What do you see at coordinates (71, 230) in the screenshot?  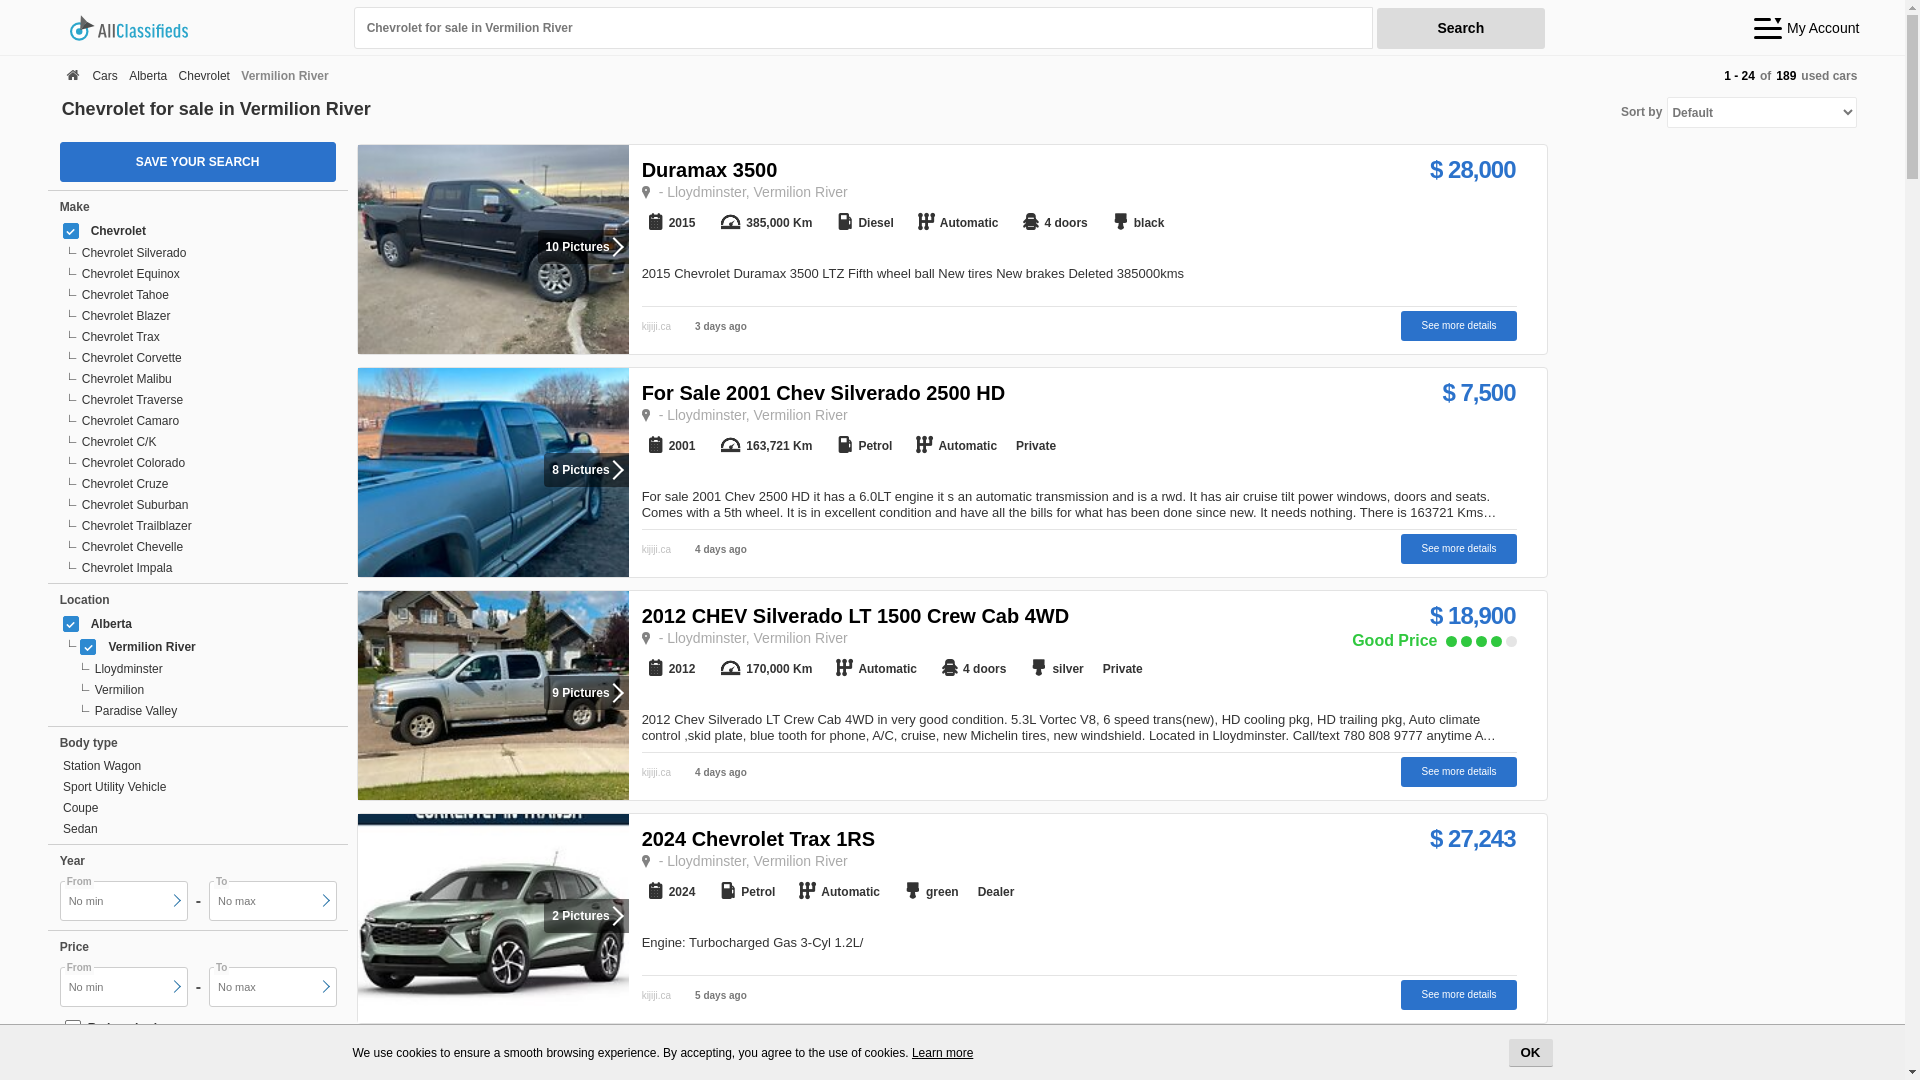 I see `'on'` at bounding box center [71, 230].